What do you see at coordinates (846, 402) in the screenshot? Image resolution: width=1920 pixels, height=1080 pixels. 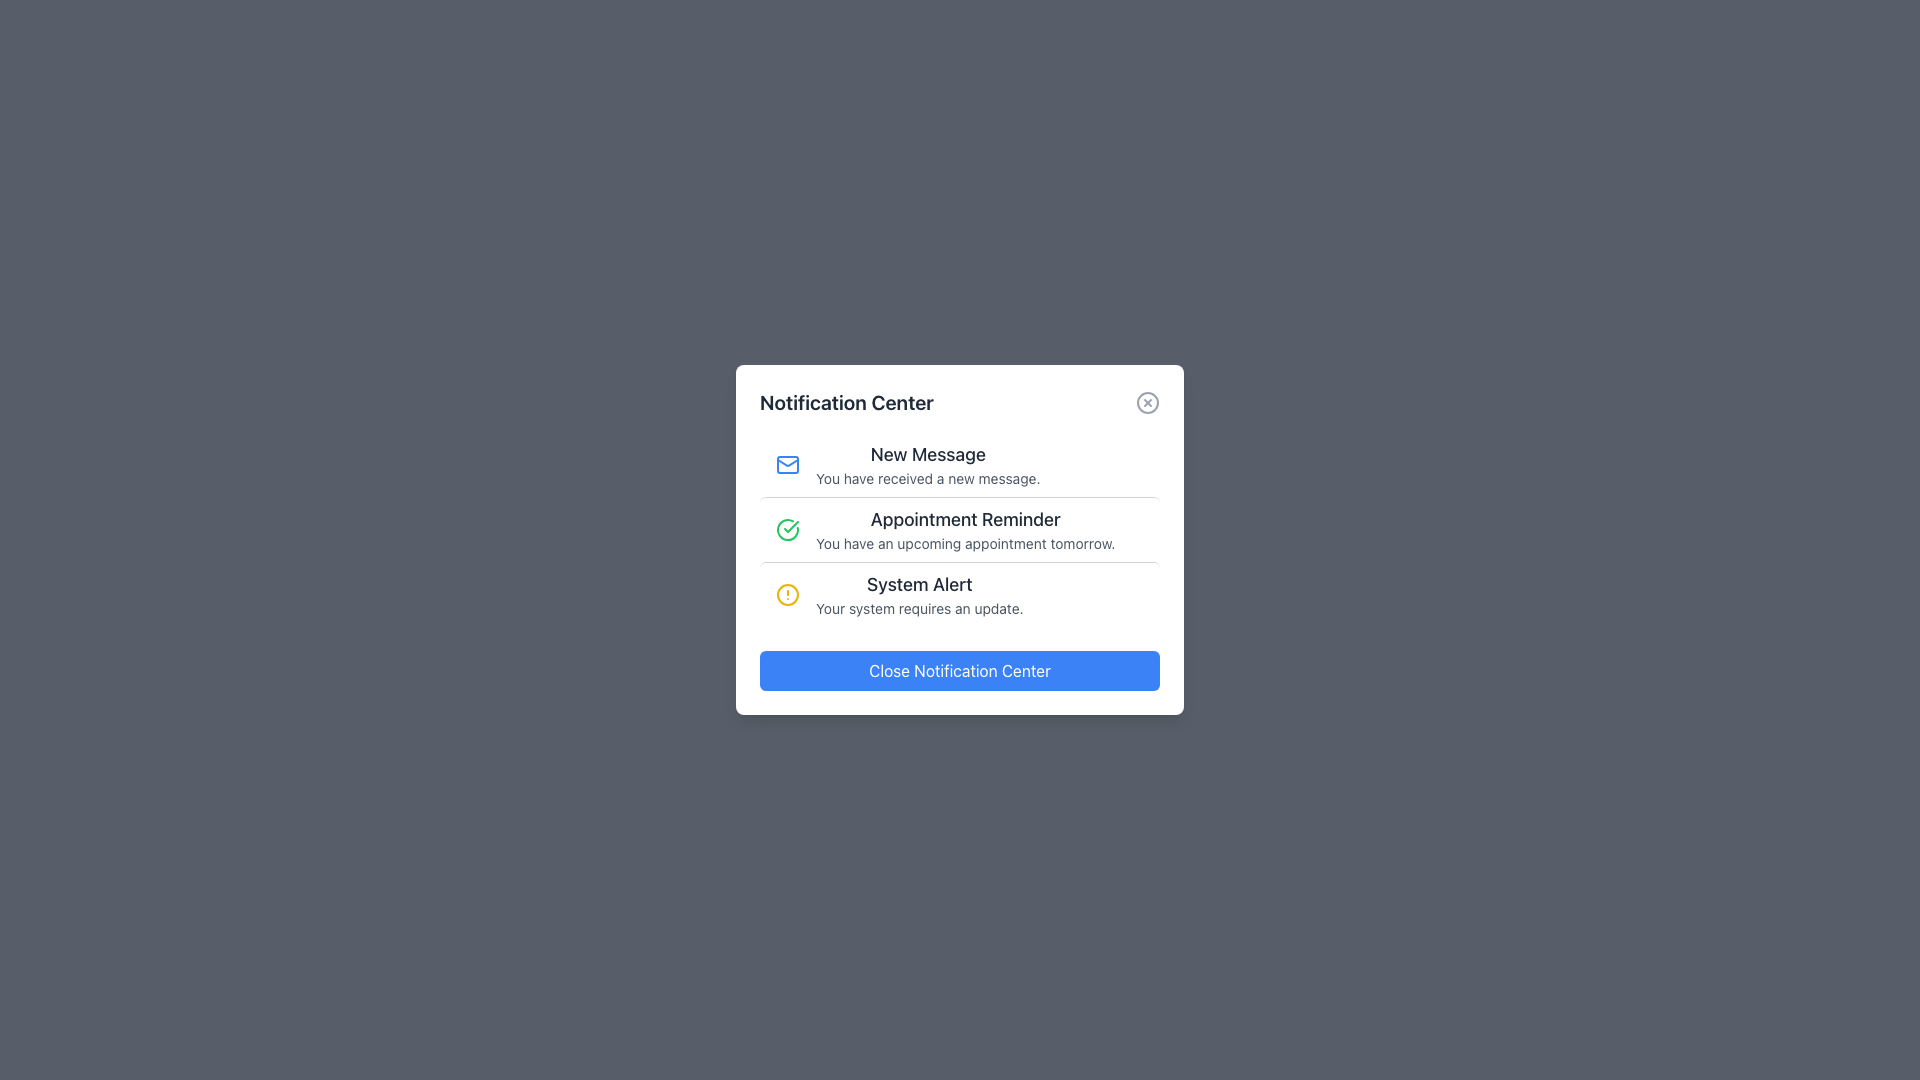 I see `text displayed in the 'Notification Center' label, which is styled in bold and dark gray at the top of the notification panel` at bounding box center [846, 402].